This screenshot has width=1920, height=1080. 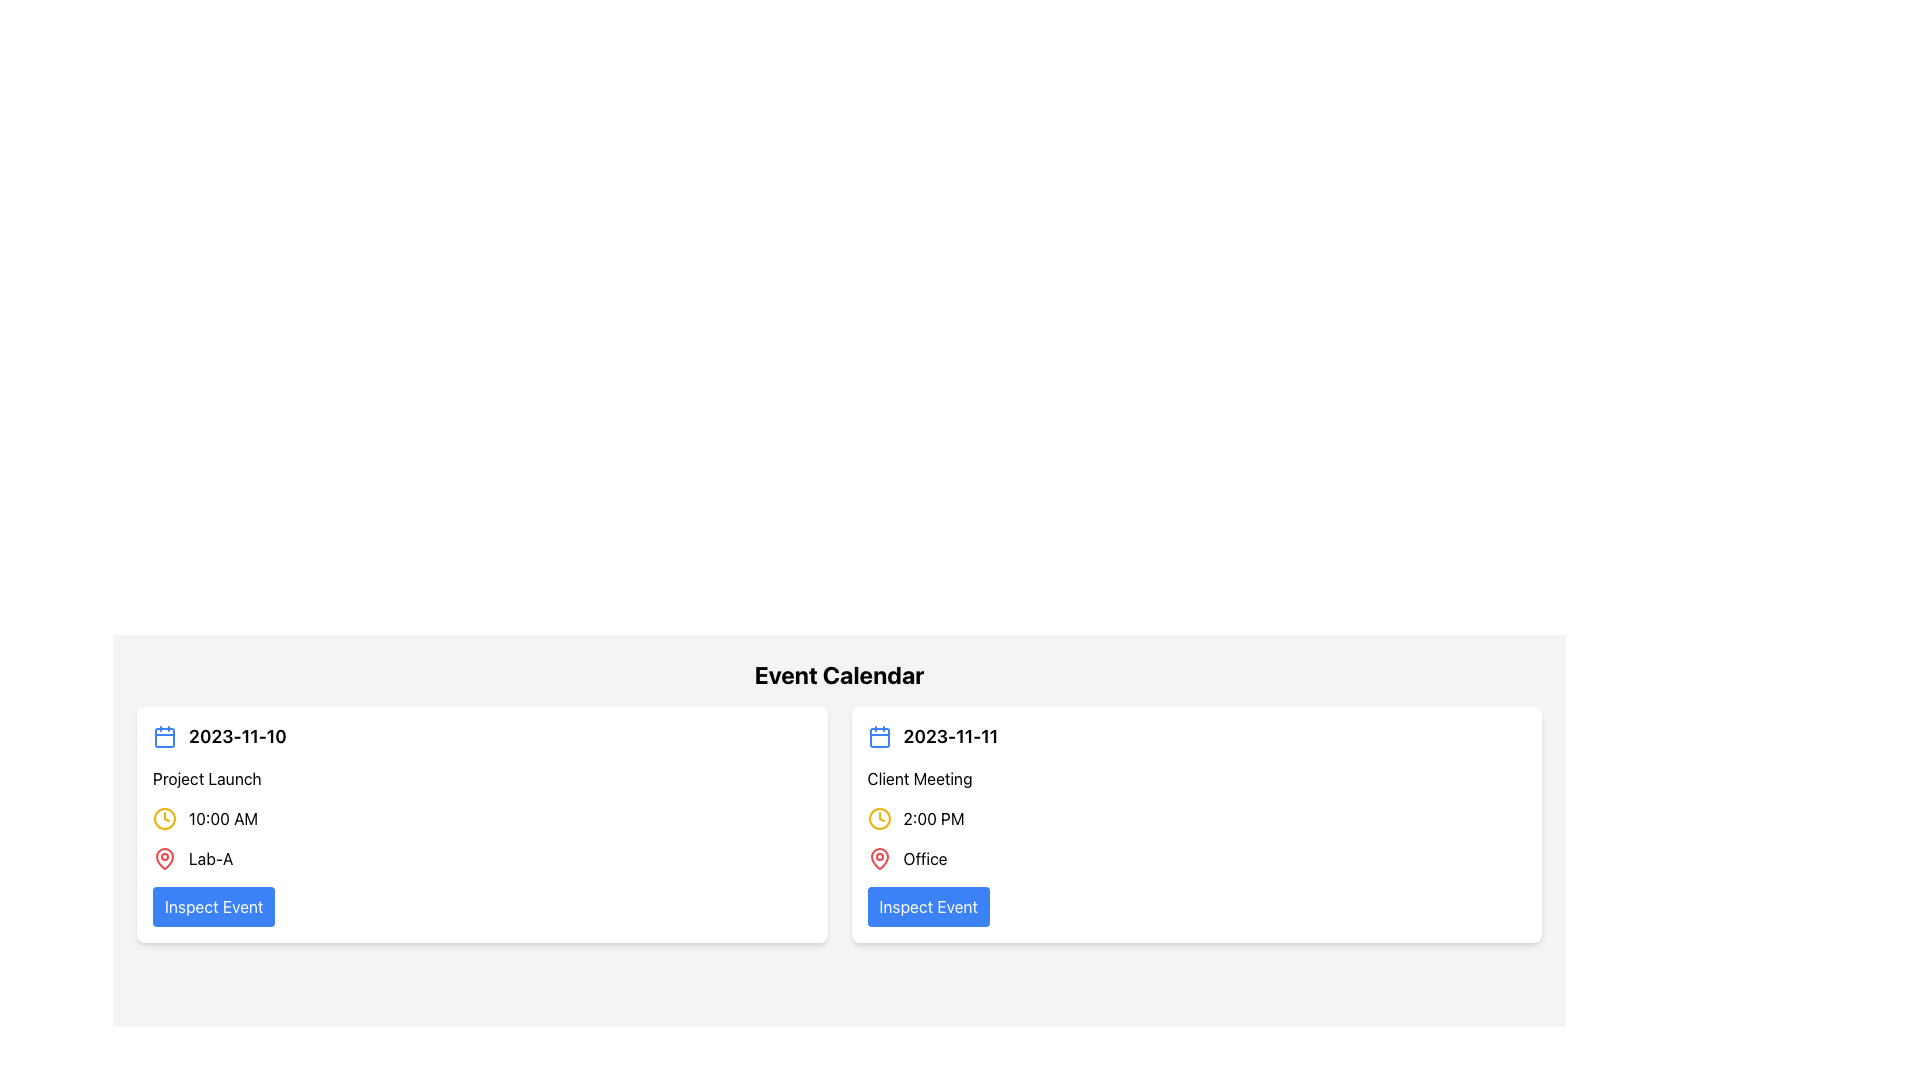 What do you see at coordinates (223, 818) in the screenshot?
I see `the static text indicating the scheduled event's starting time located within the event card for '2023-11-10', positioned right to a clock icon` at bounding box center [223, 818].